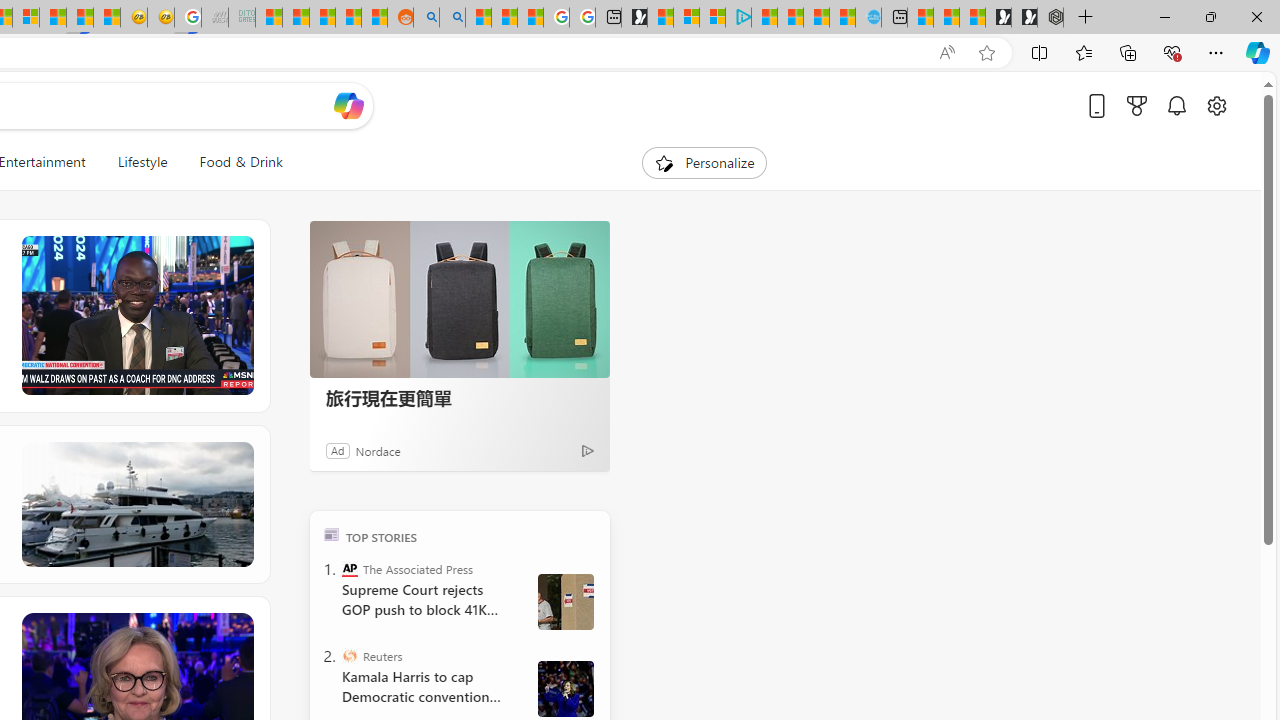 The image size is (1280, 720). What do you see at coordinates (350, 655) in the screenshot?
I see `'Reuters'` at bounding box center [350, 655].